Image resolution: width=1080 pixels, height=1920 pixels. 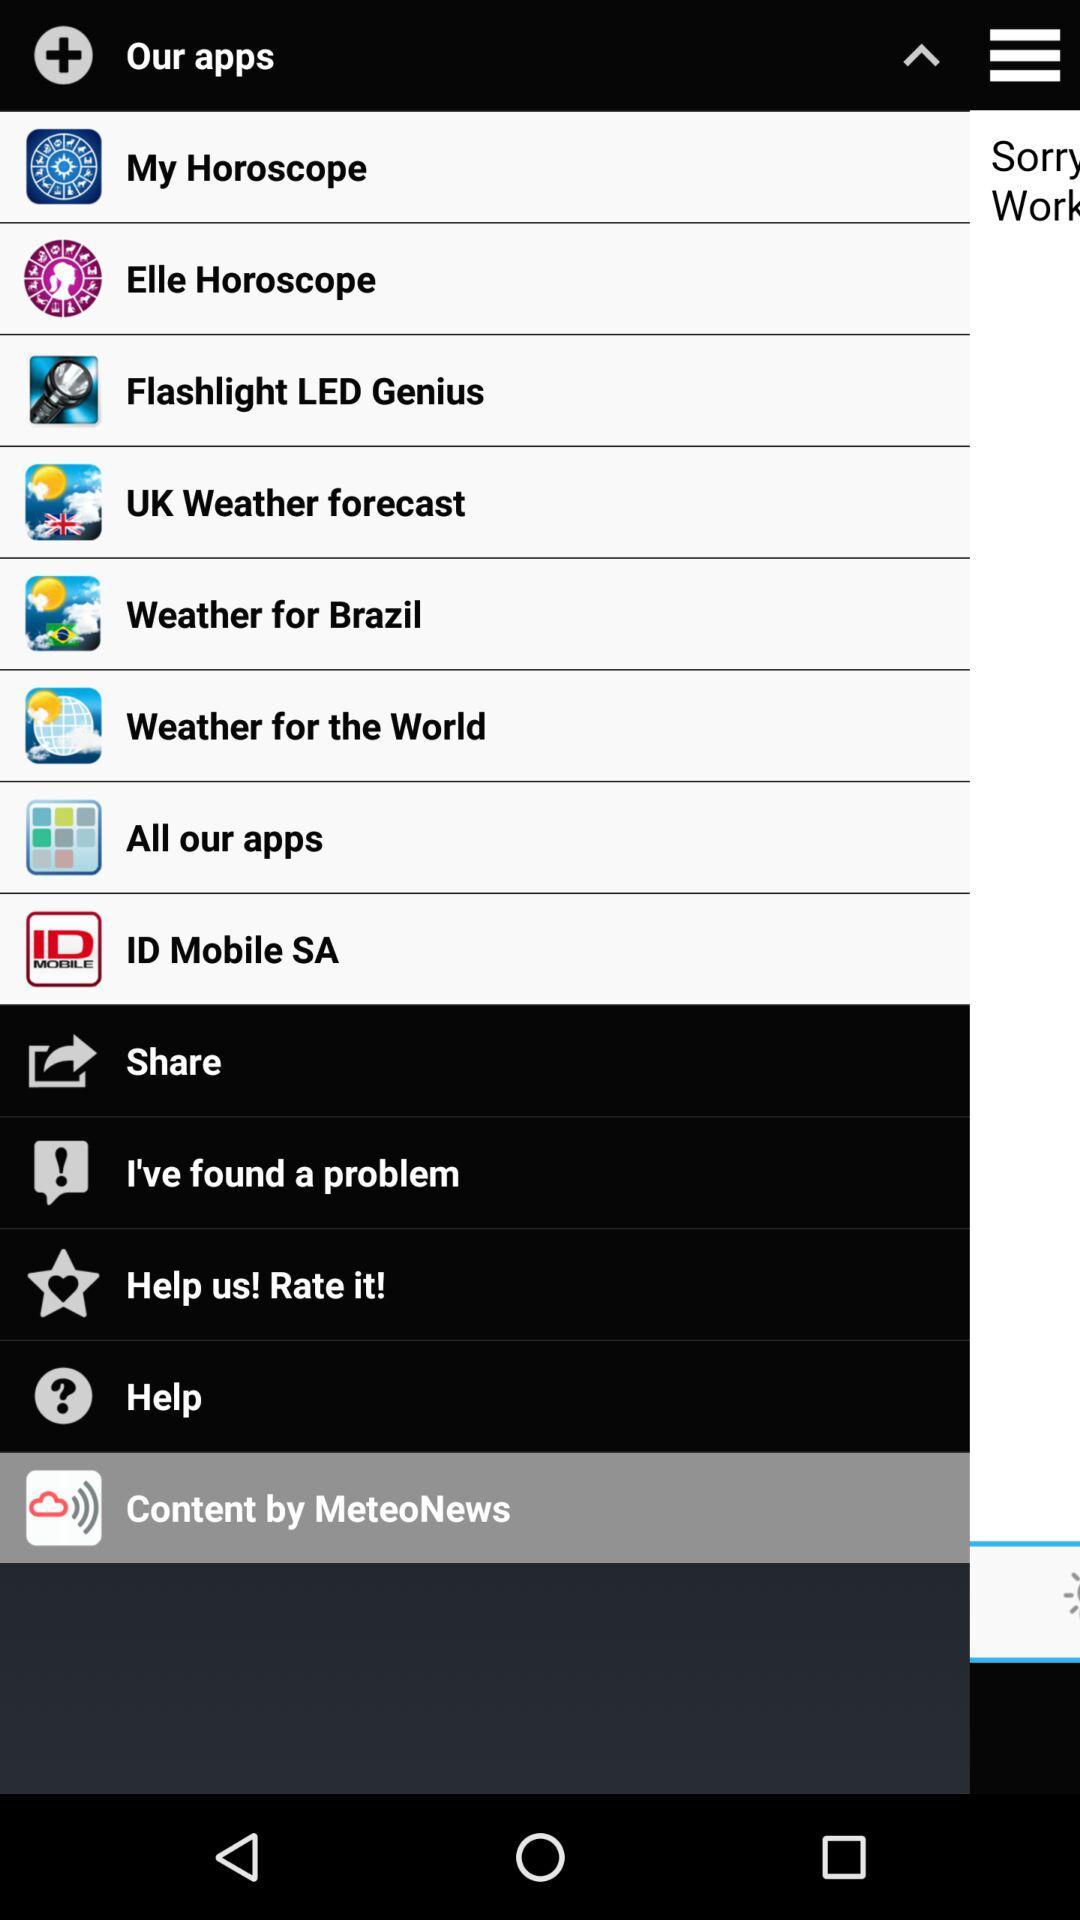 I want to click on menu icon, so click(x=1024, y=55).